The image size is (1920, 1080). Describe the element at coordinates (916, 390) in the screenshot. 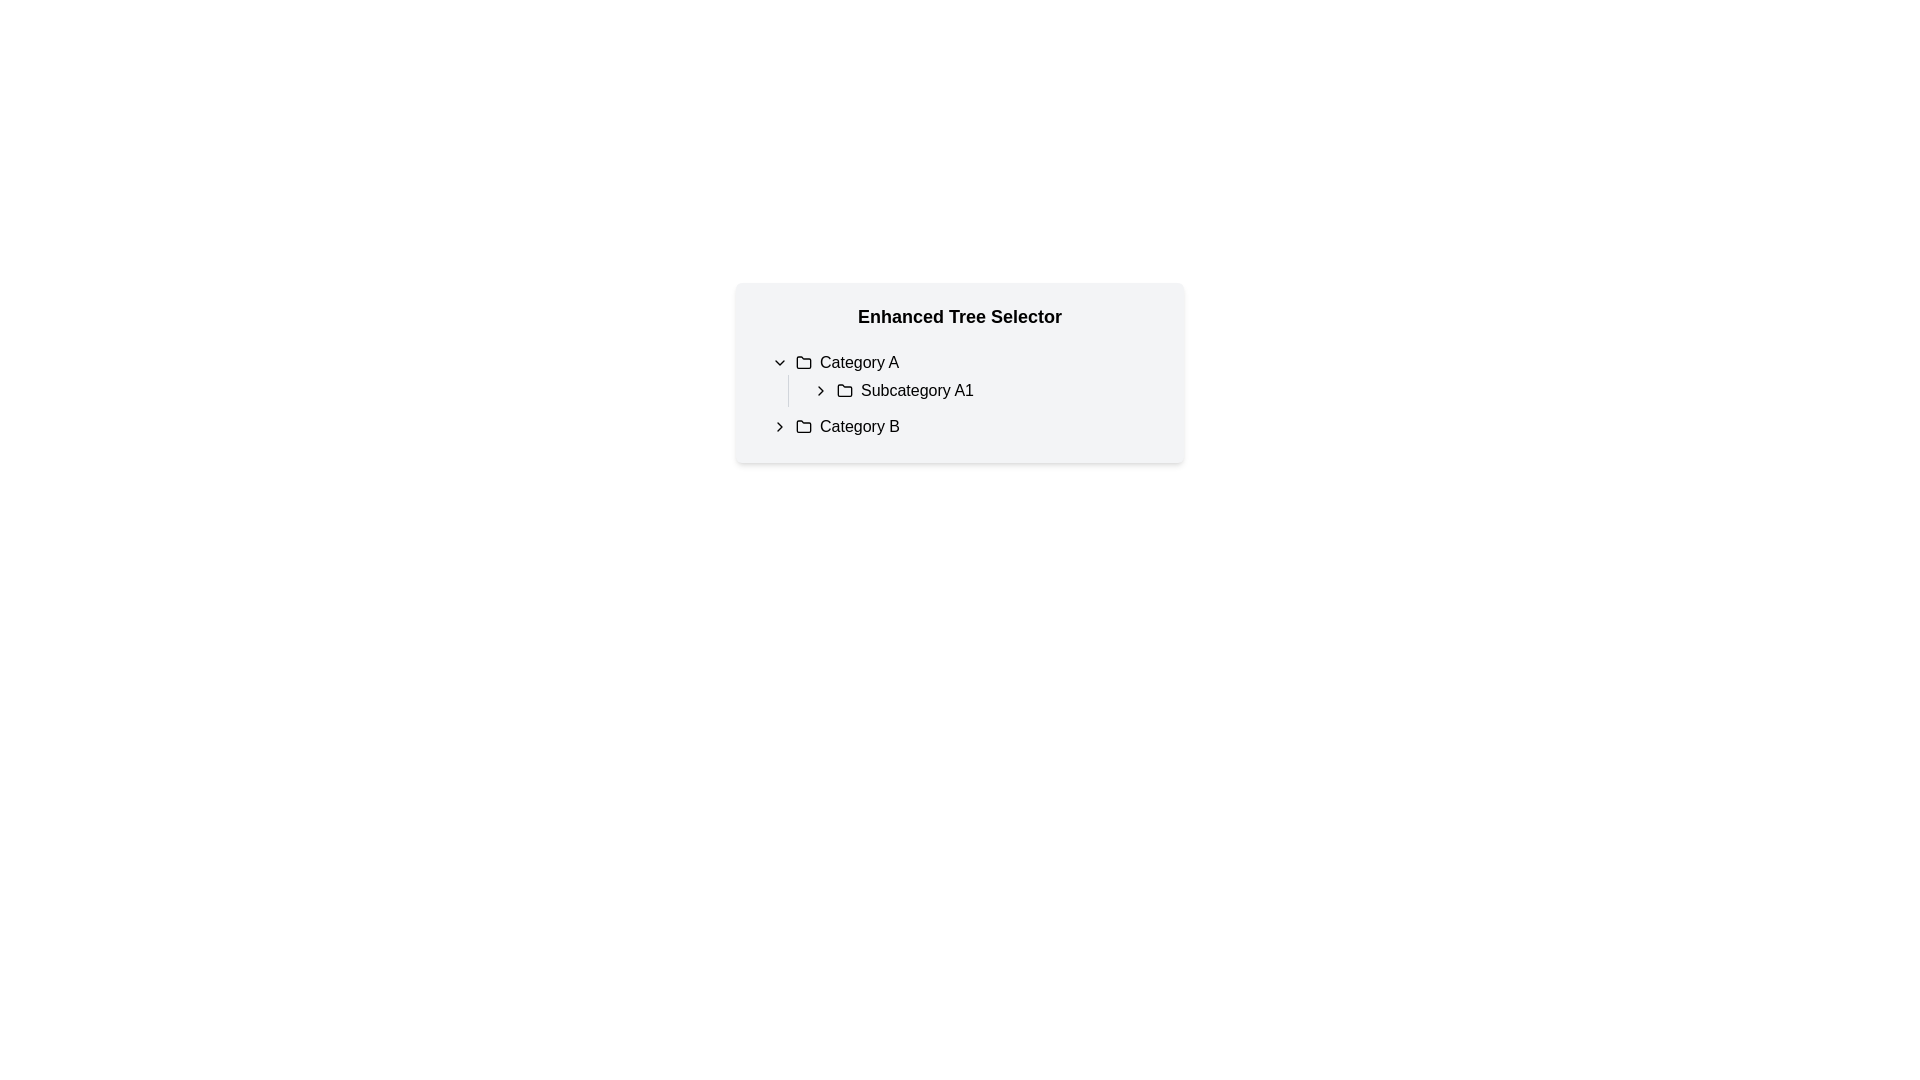

I see `the selectable subcategory label in the tree view navigation system` at that location.